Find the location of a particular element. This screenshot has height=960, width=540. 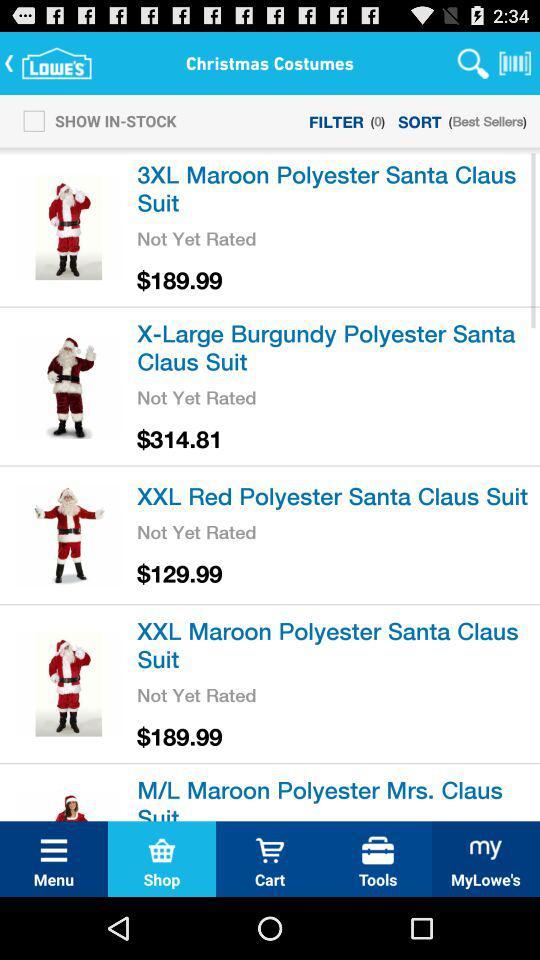

the item above the not yet rated is located at coordinates (335, 346).